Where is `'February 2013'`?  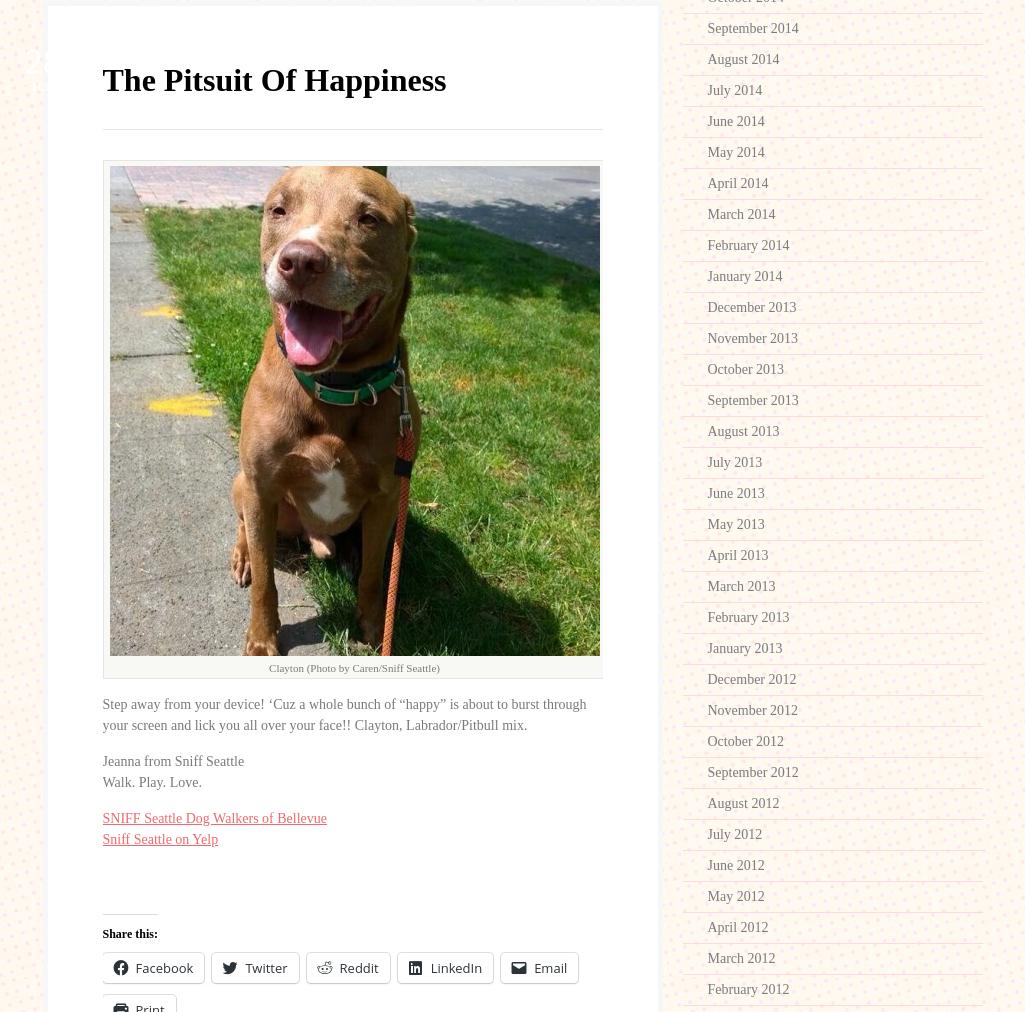
'February 2013' is located at coordinates (748, 616).